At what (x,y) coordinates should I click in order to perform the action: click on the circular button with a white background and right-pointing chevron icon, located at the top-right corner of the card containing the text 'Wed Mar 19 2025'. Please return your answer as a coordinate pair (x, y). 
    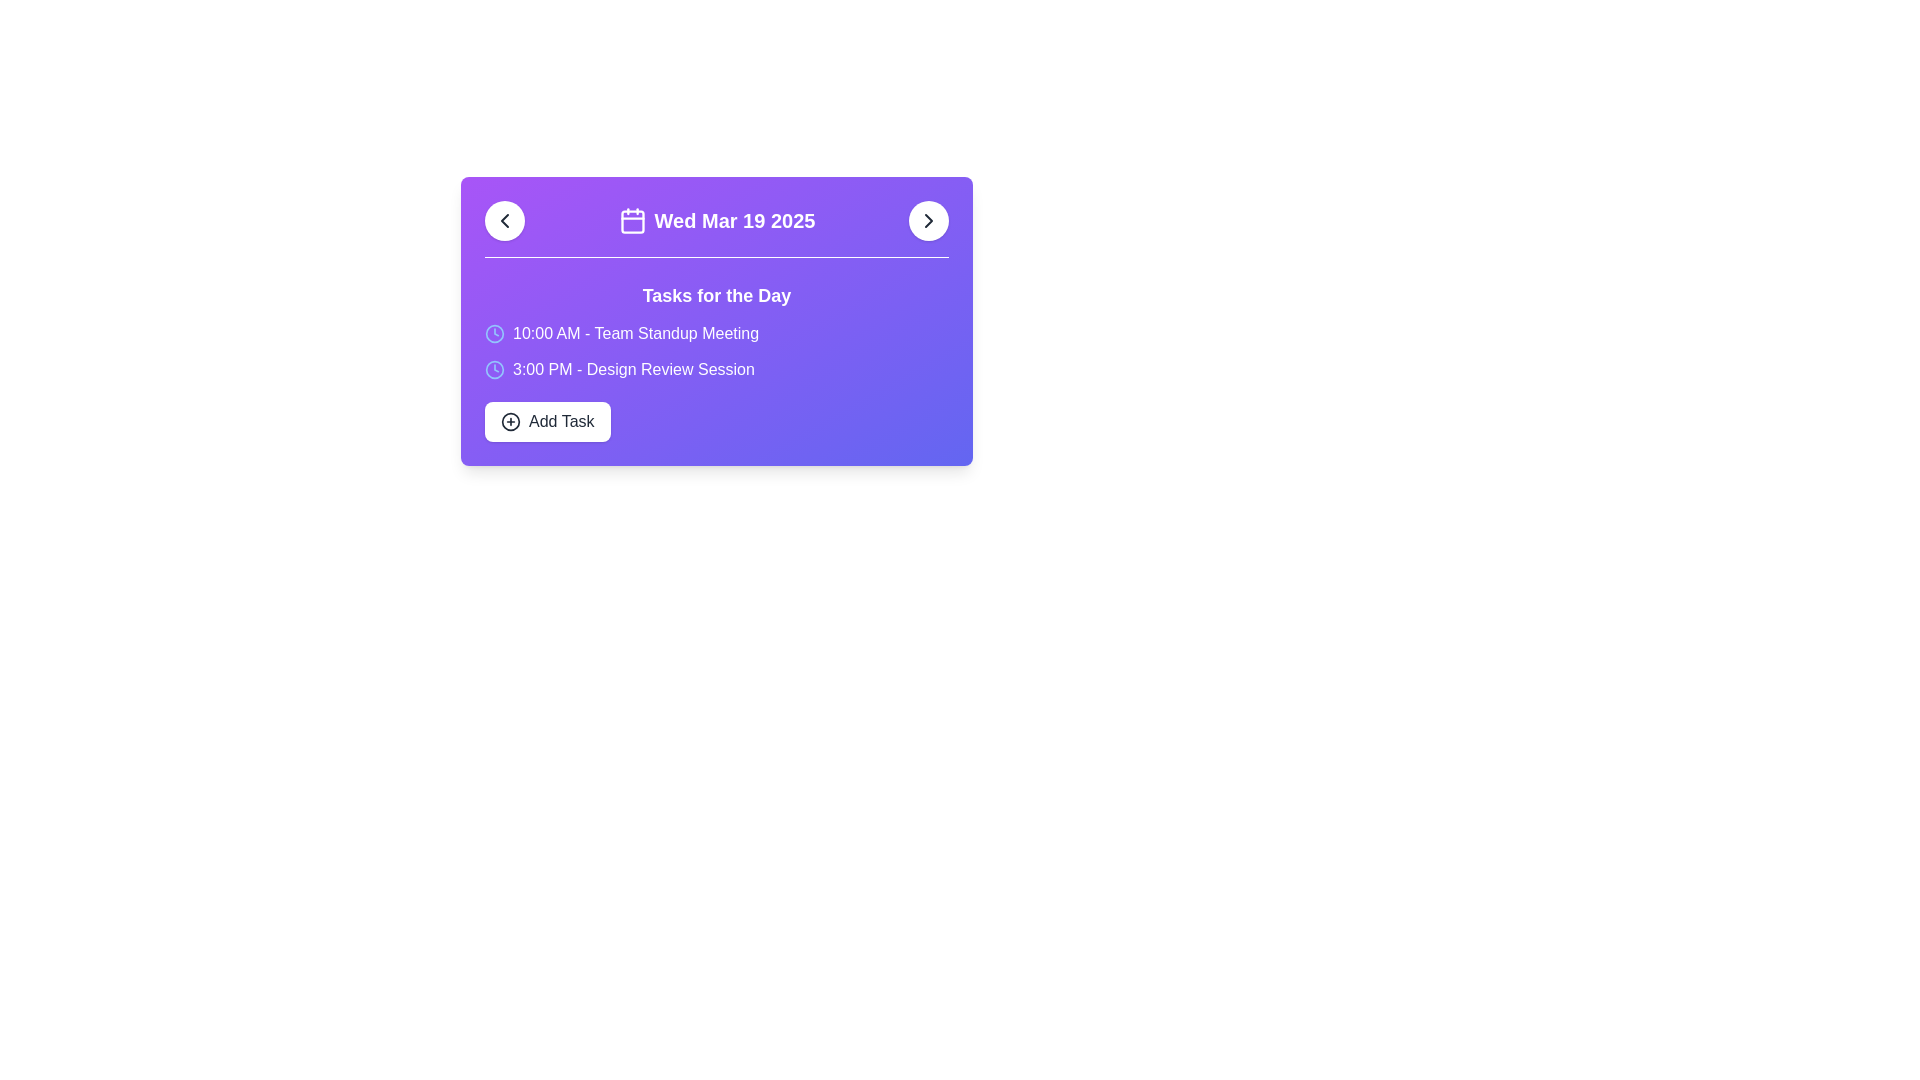
    Looking at the image, I should click on (928, 220).